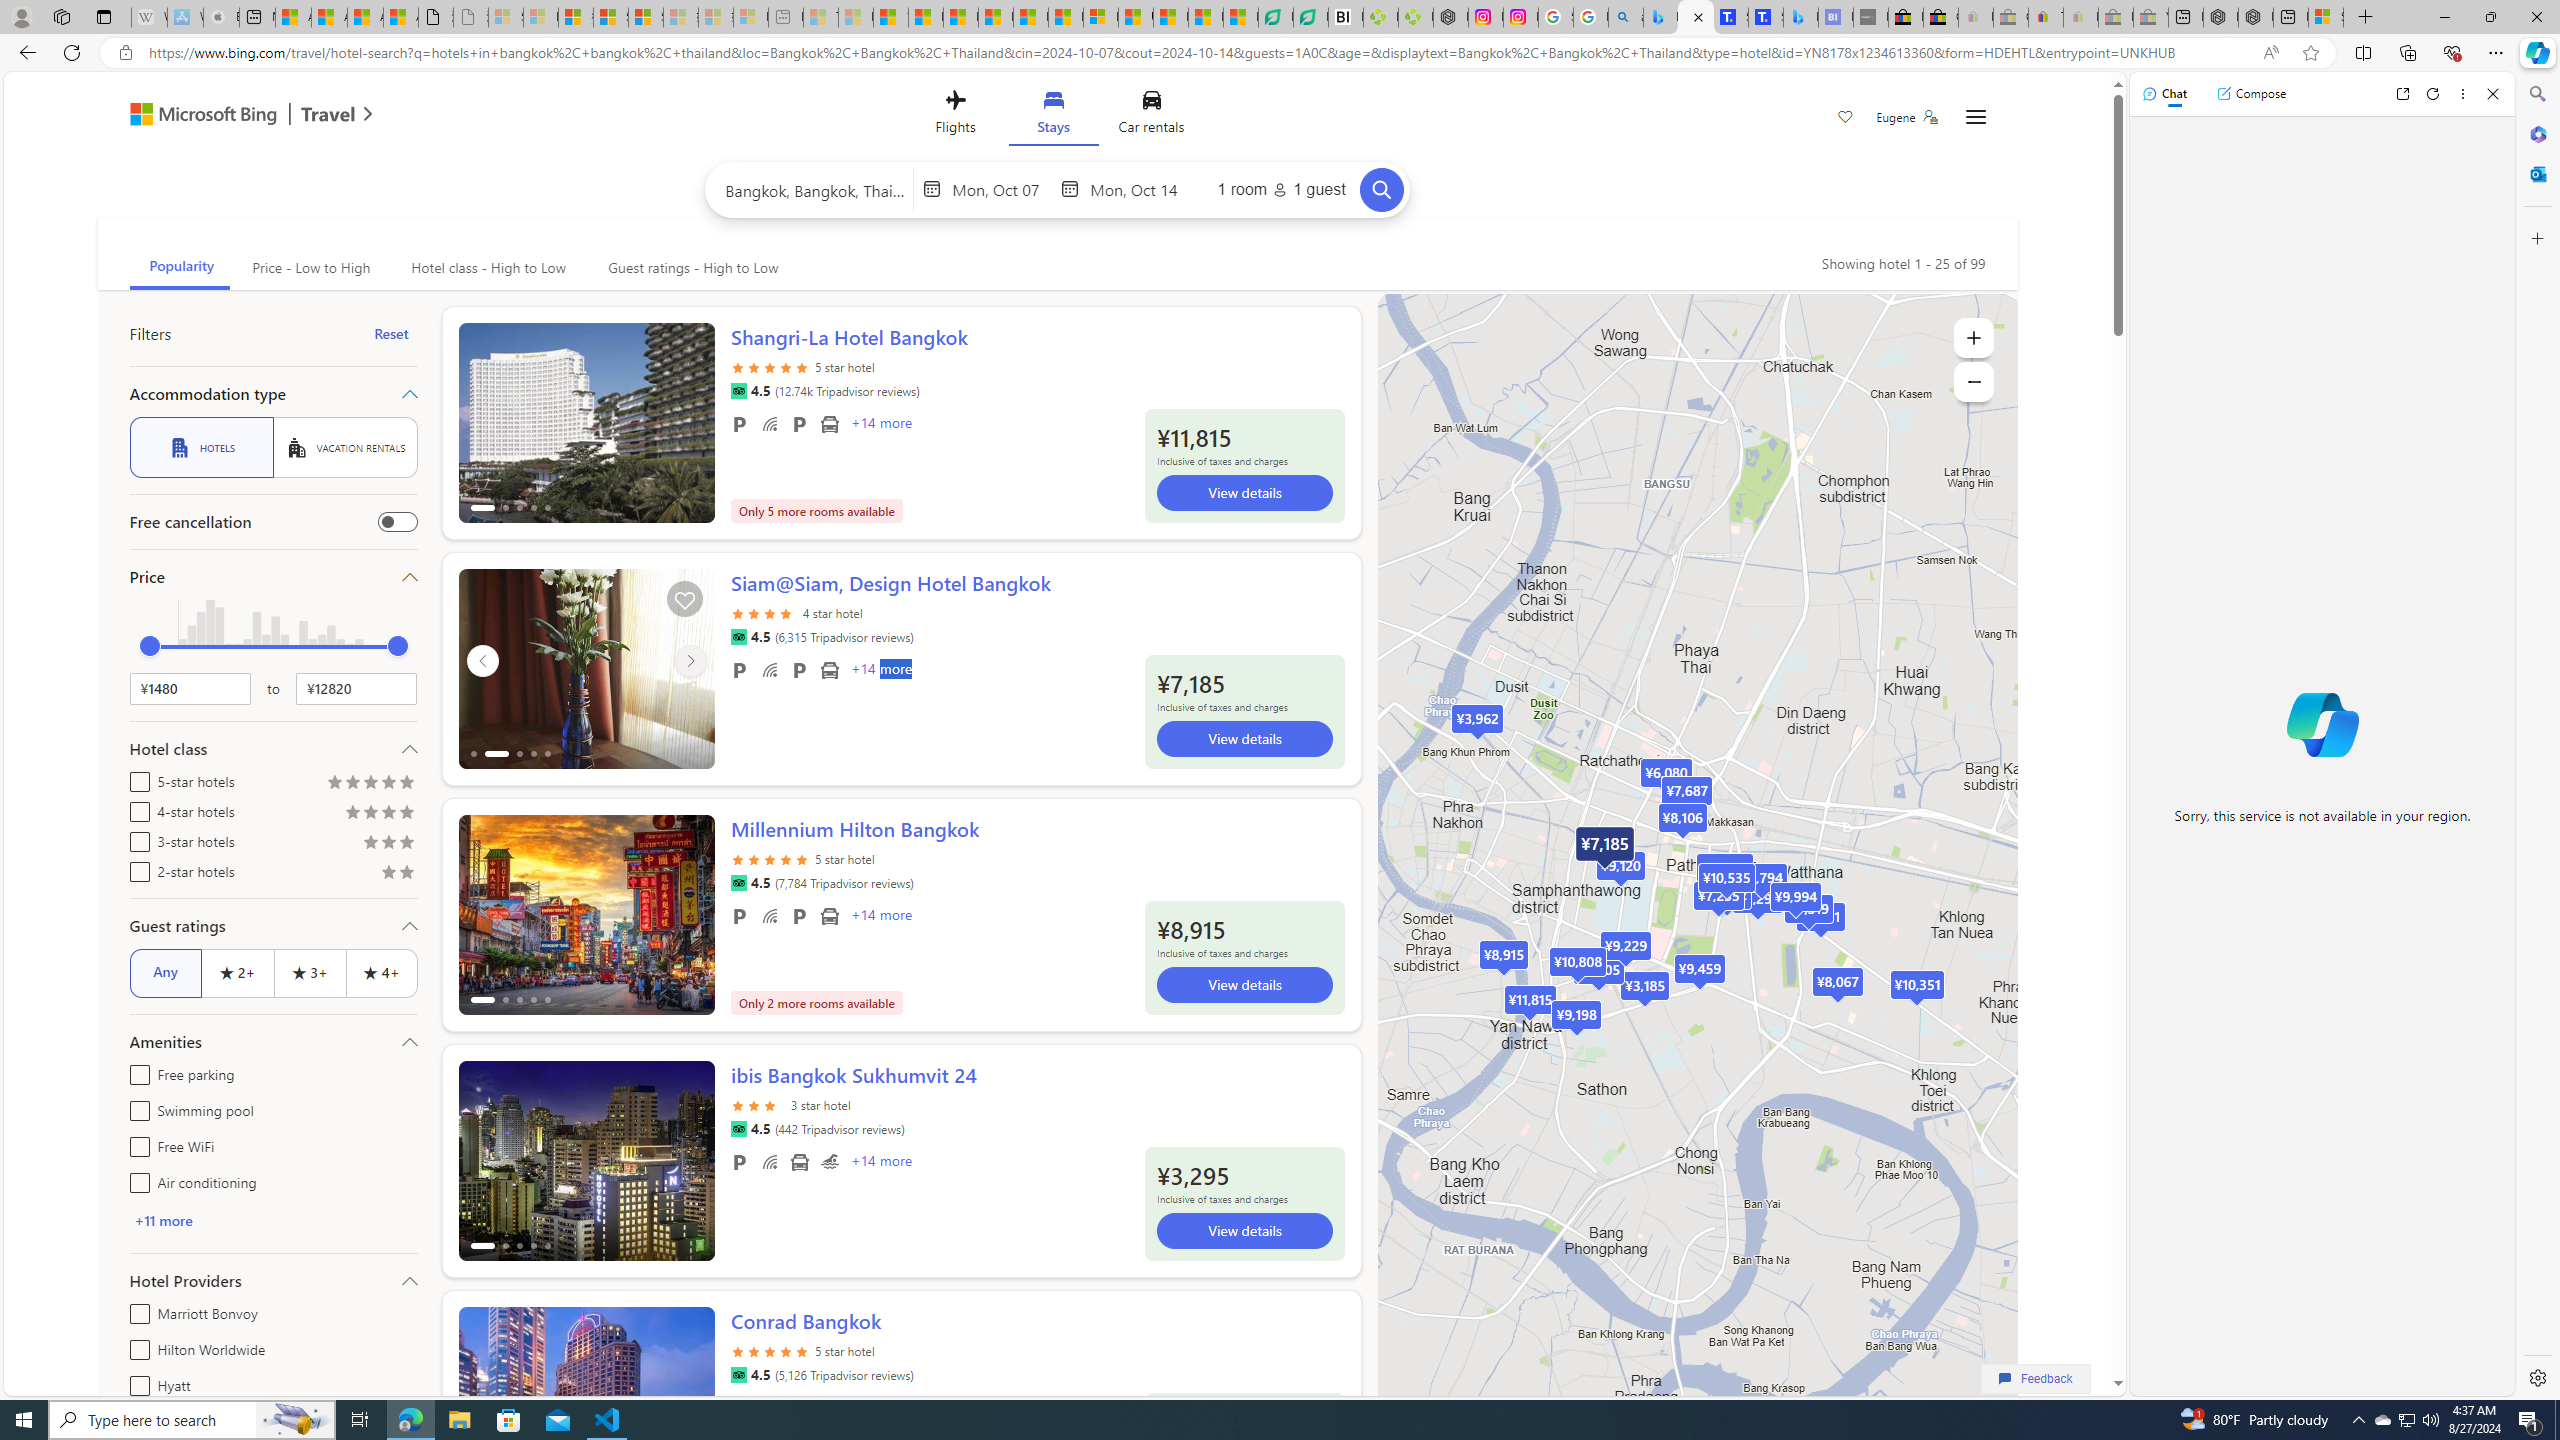 The height and width of the screenshot is (1440, 2560). I want to click on 'Hotel class', so click(272, 747).